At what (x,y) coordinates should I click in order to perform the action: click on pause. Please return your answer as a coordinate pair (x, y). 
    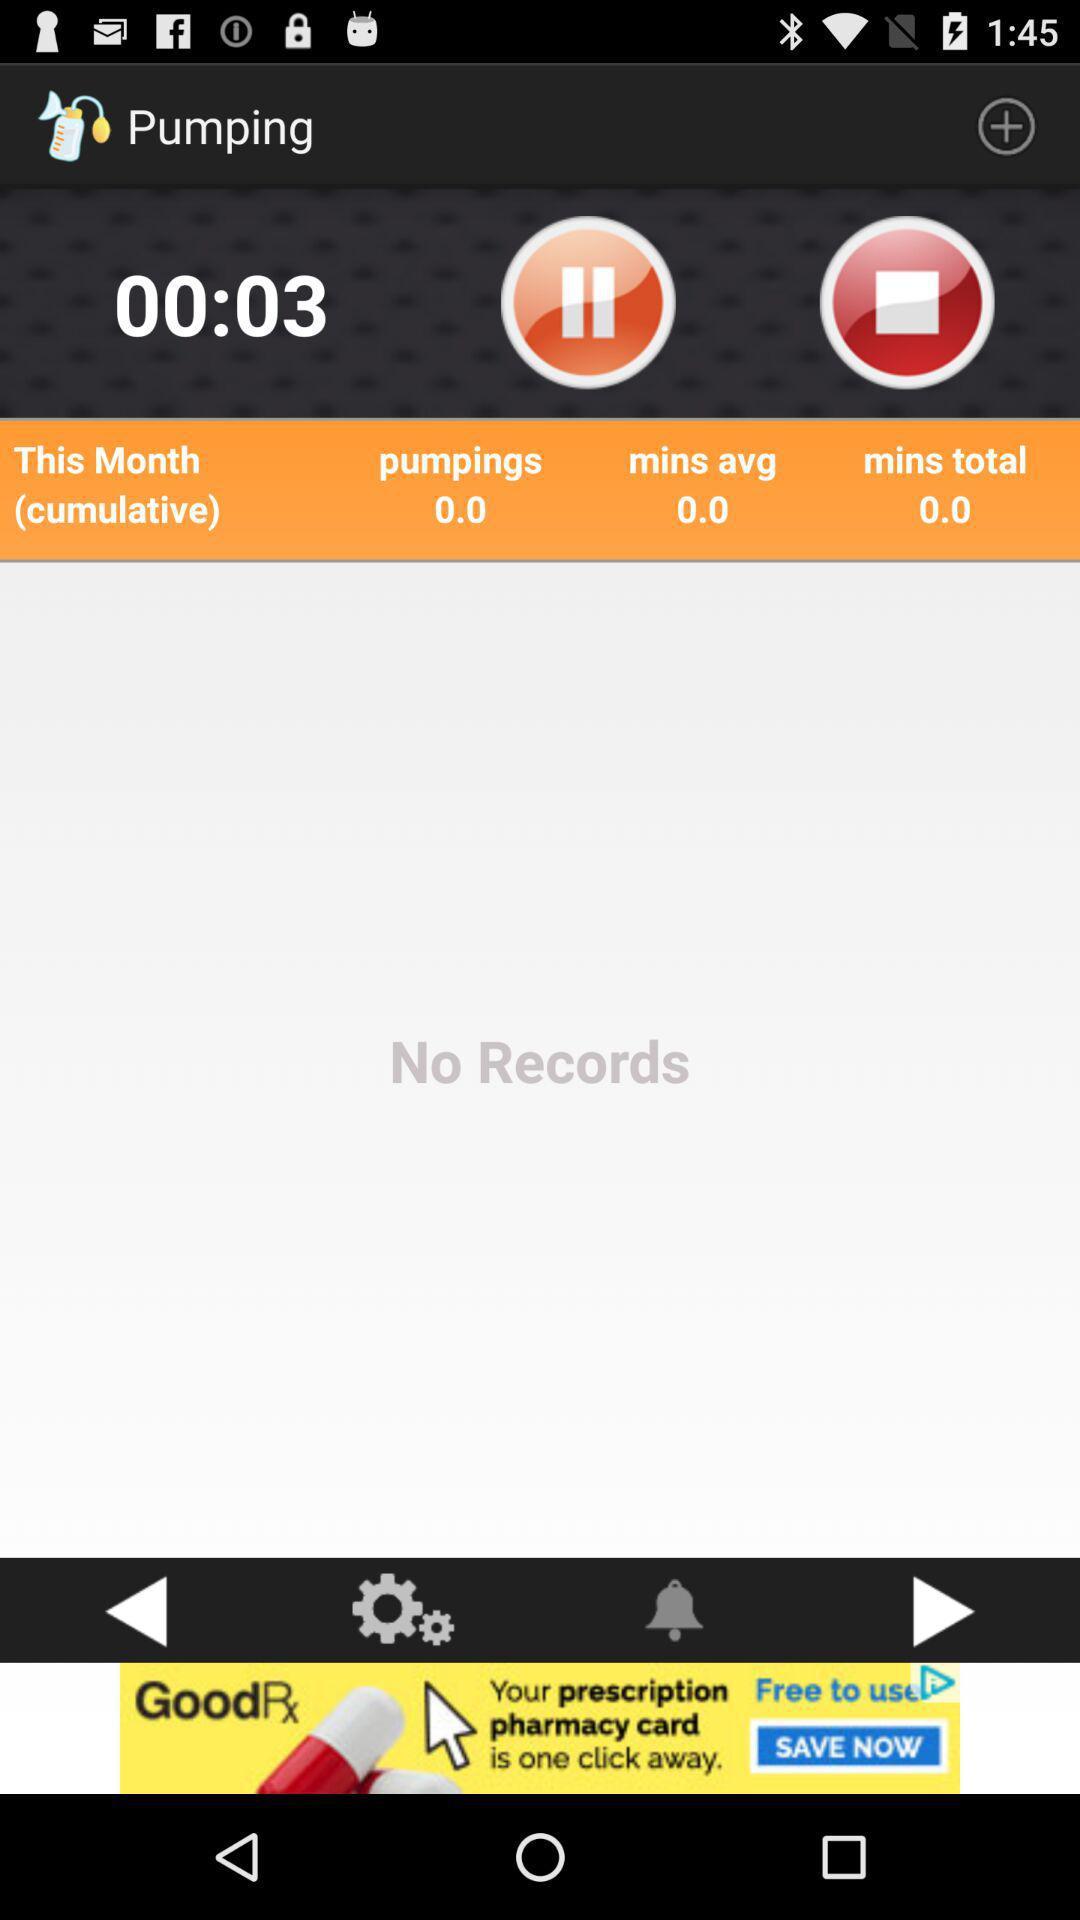
    Looking at the image, I should click on (587, 302).